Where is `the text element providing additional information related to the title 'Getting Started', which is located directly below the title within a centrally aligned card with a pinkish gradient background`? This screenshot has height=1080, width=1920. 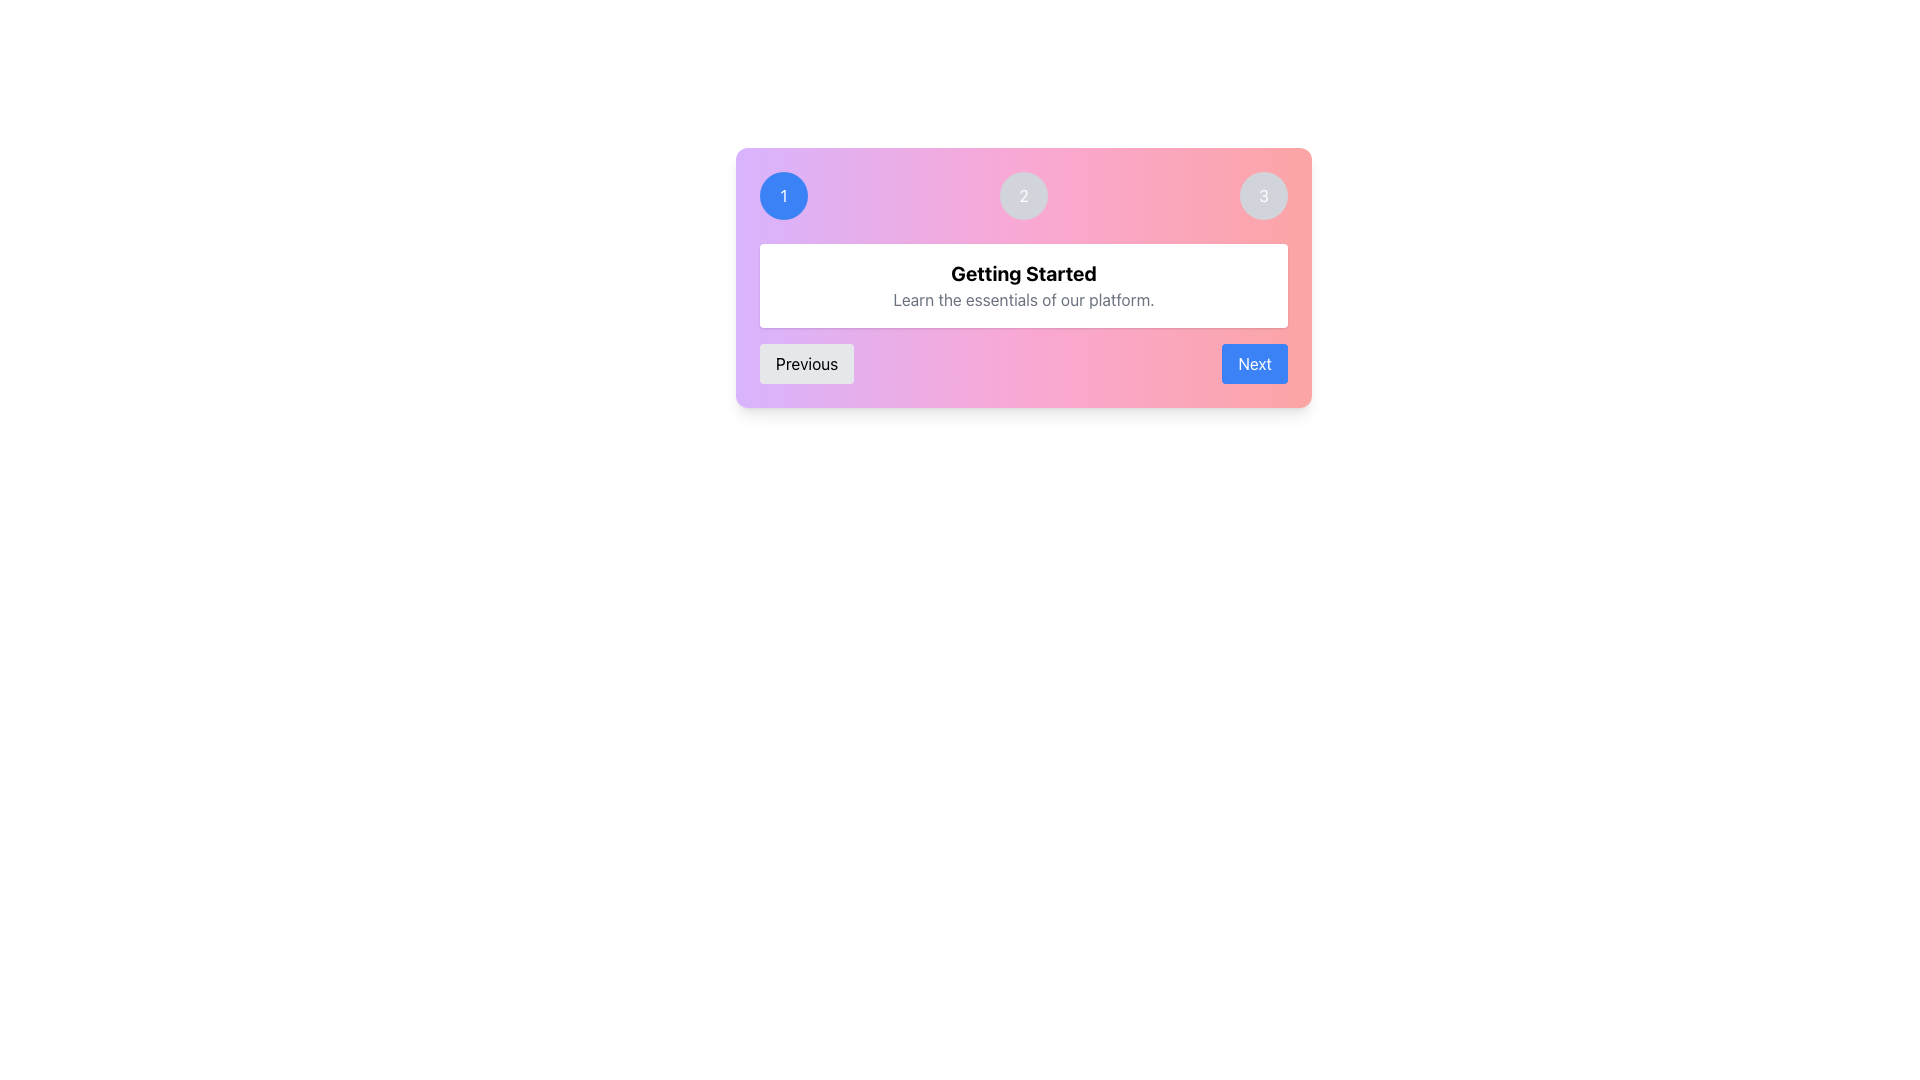
the text element providing additional information related to the title 'Getting Started', which is located directly below the title within a centrally aligned card with a pinkish gradient background is located at coordinates (1023, 300).